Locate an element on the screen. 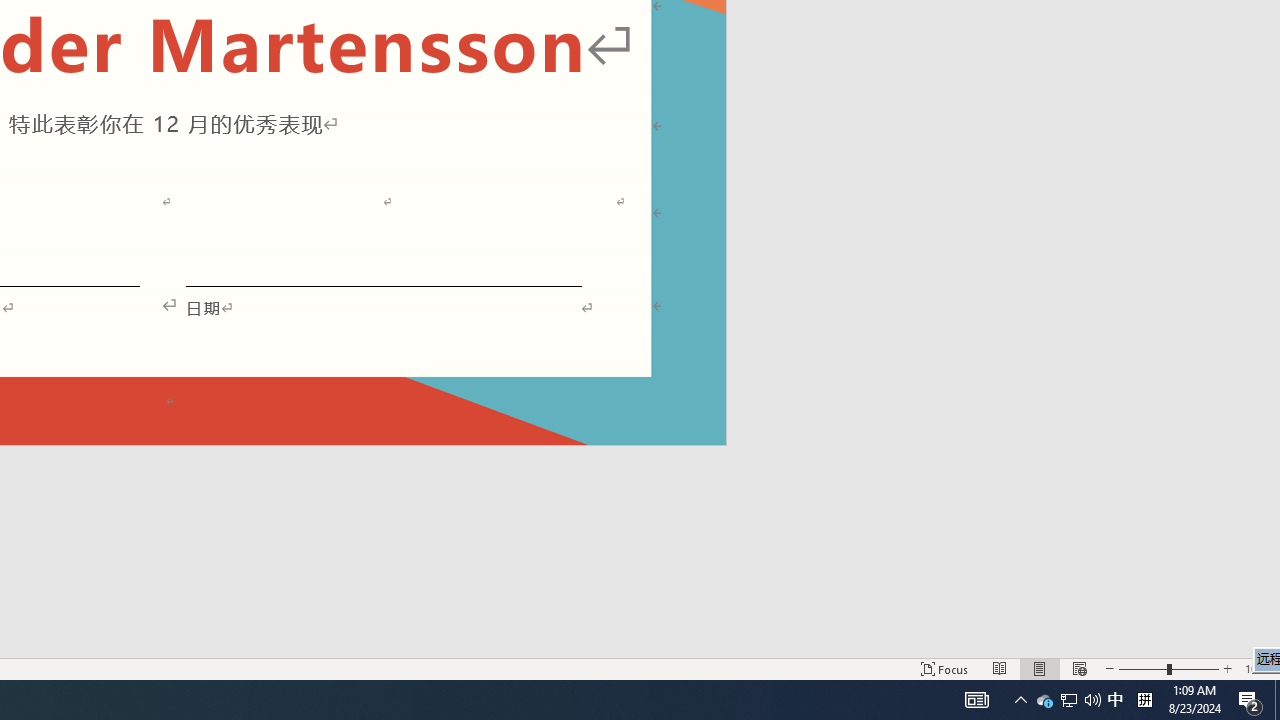  'Read Mode' is located at coordinates (1000, 669).